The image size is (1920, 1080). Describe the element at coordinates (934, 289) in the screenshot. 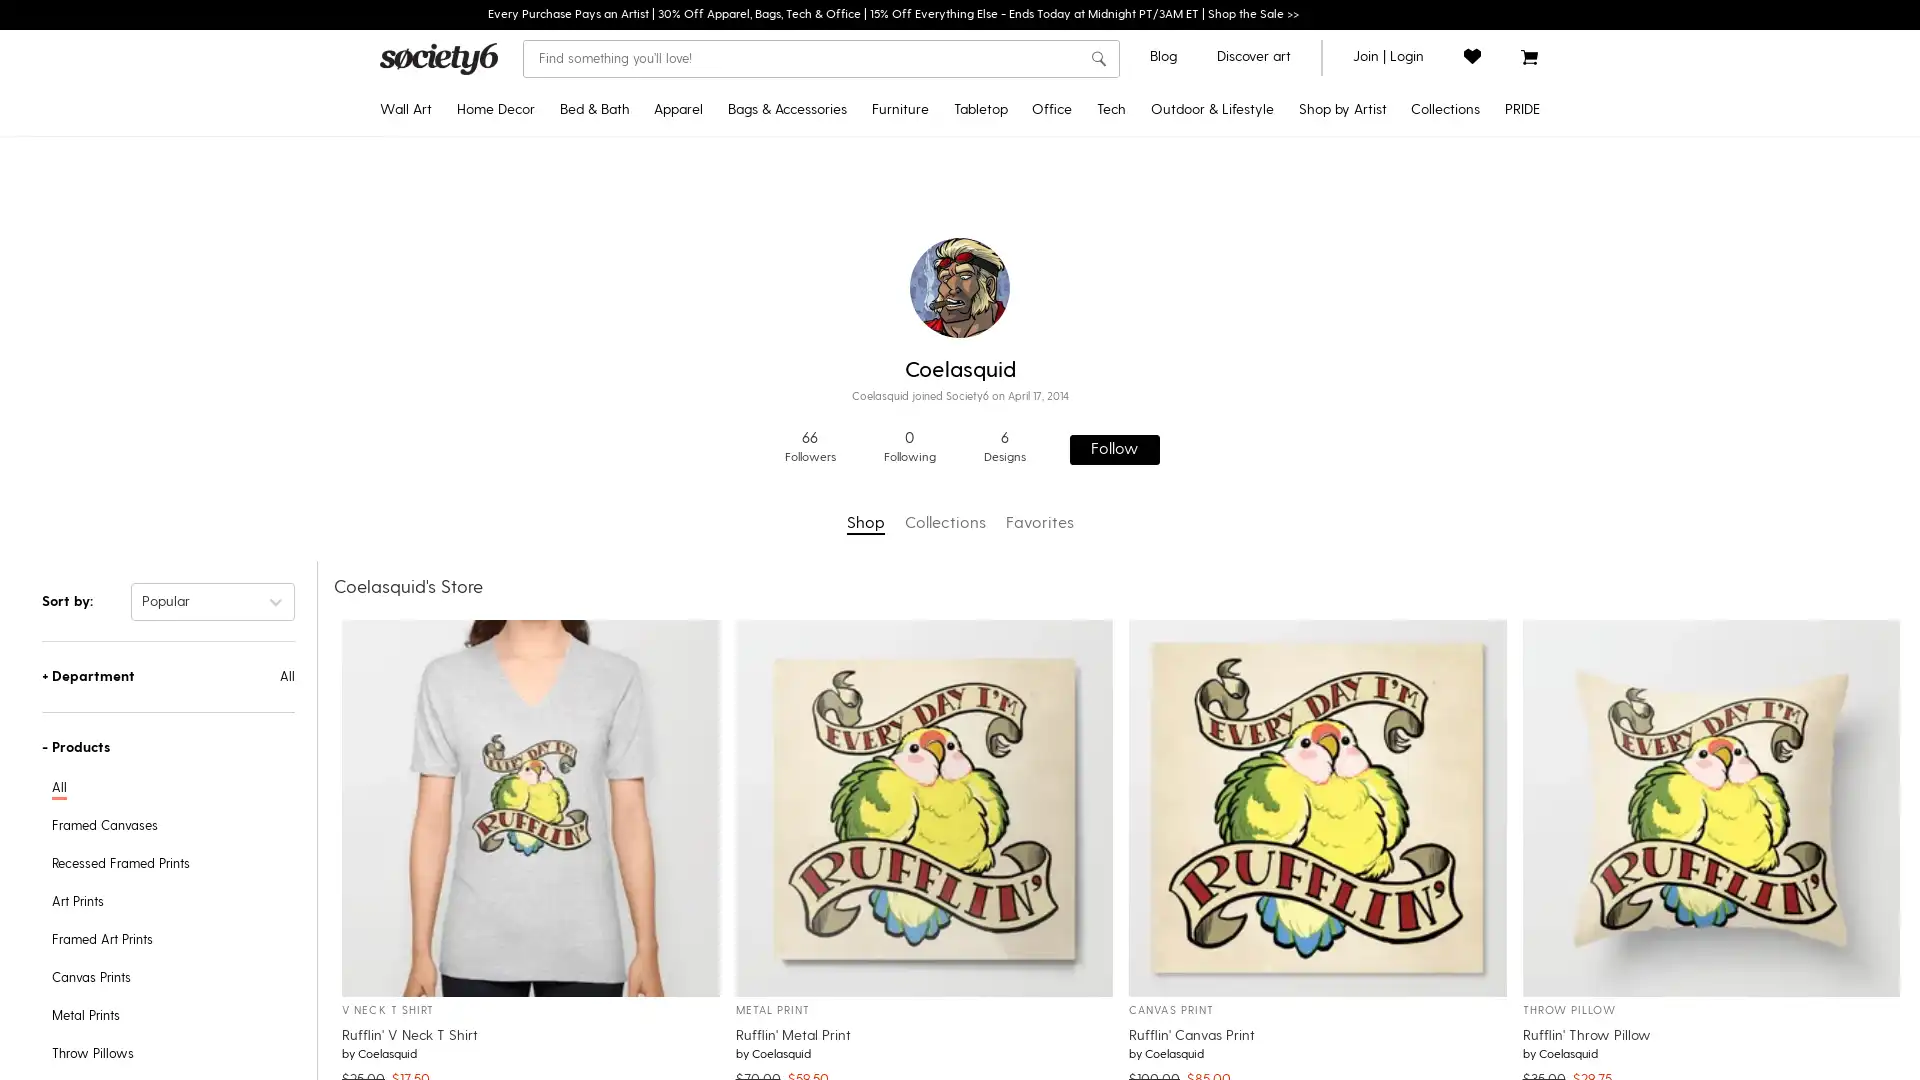

I see `Side Tables` at that location.